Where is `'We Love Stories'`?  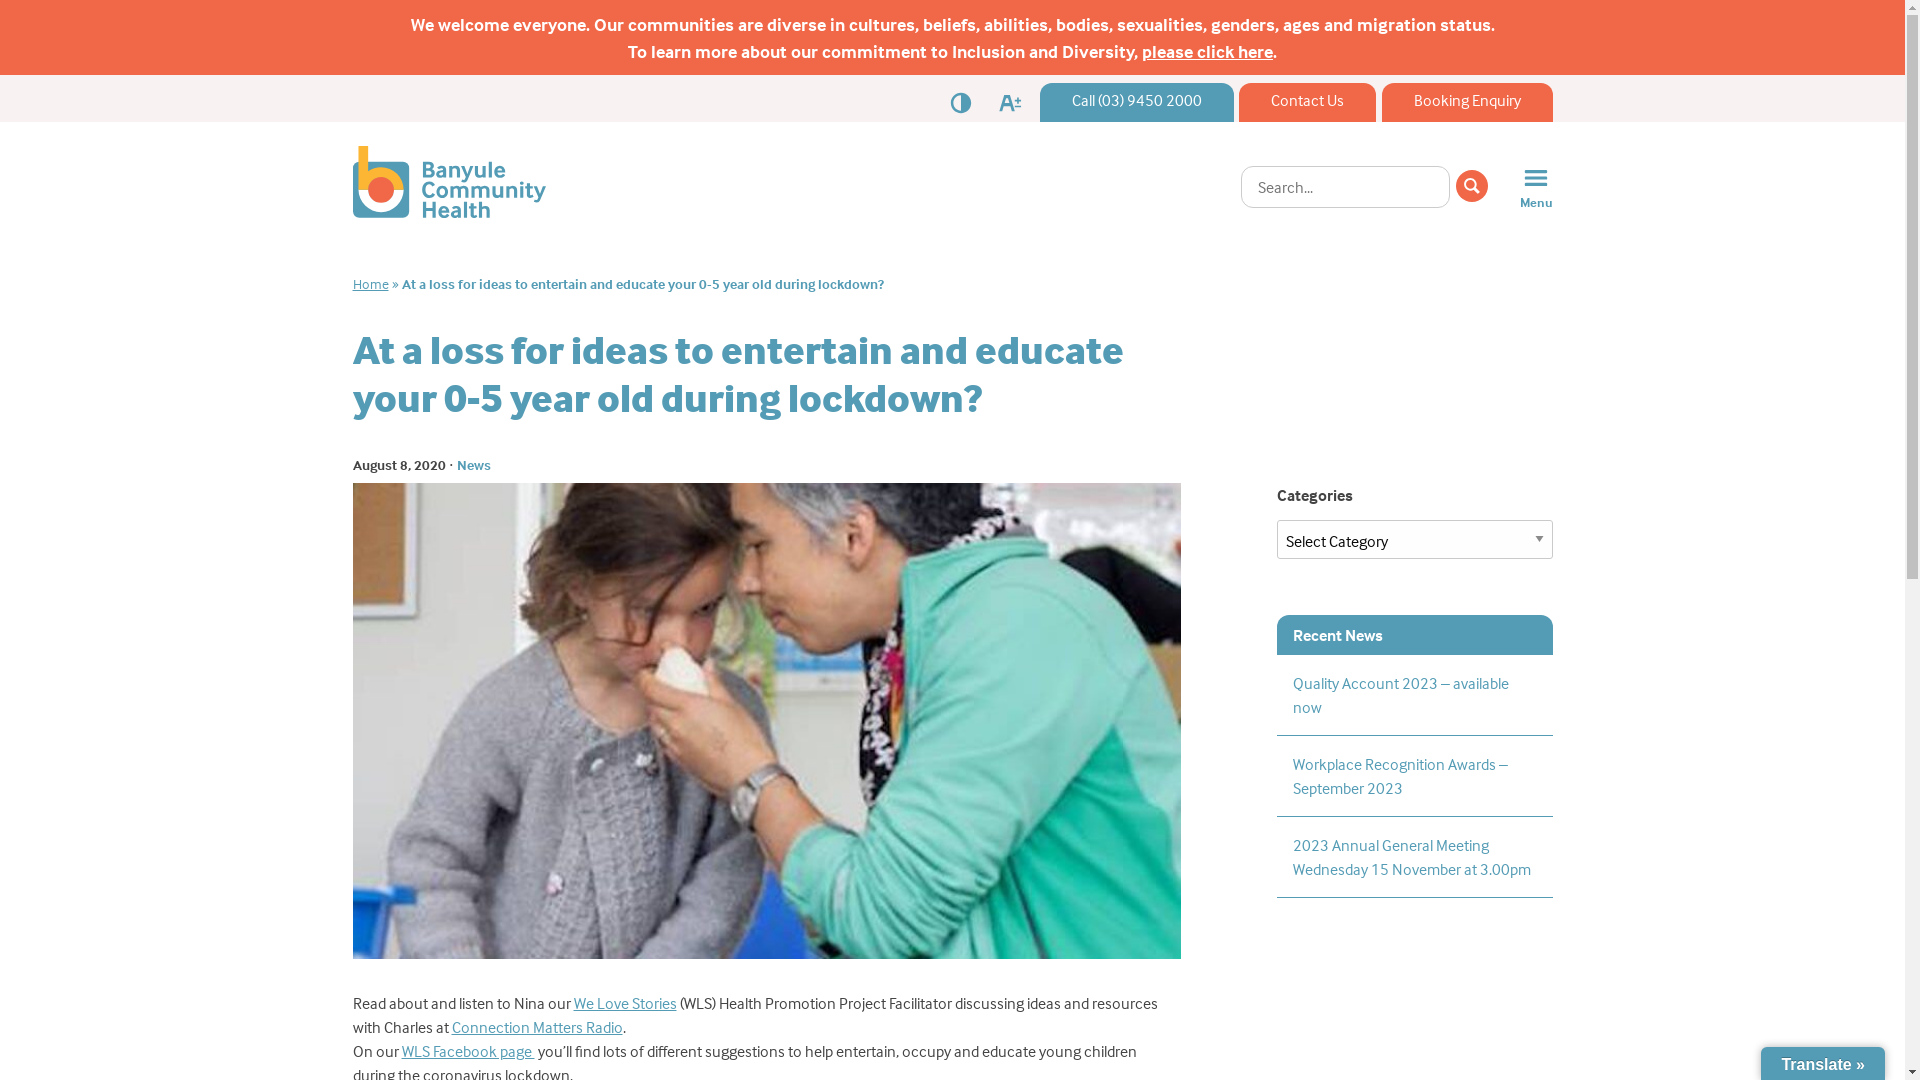
'We Love Stories' is located at coordinates (624, 1002).